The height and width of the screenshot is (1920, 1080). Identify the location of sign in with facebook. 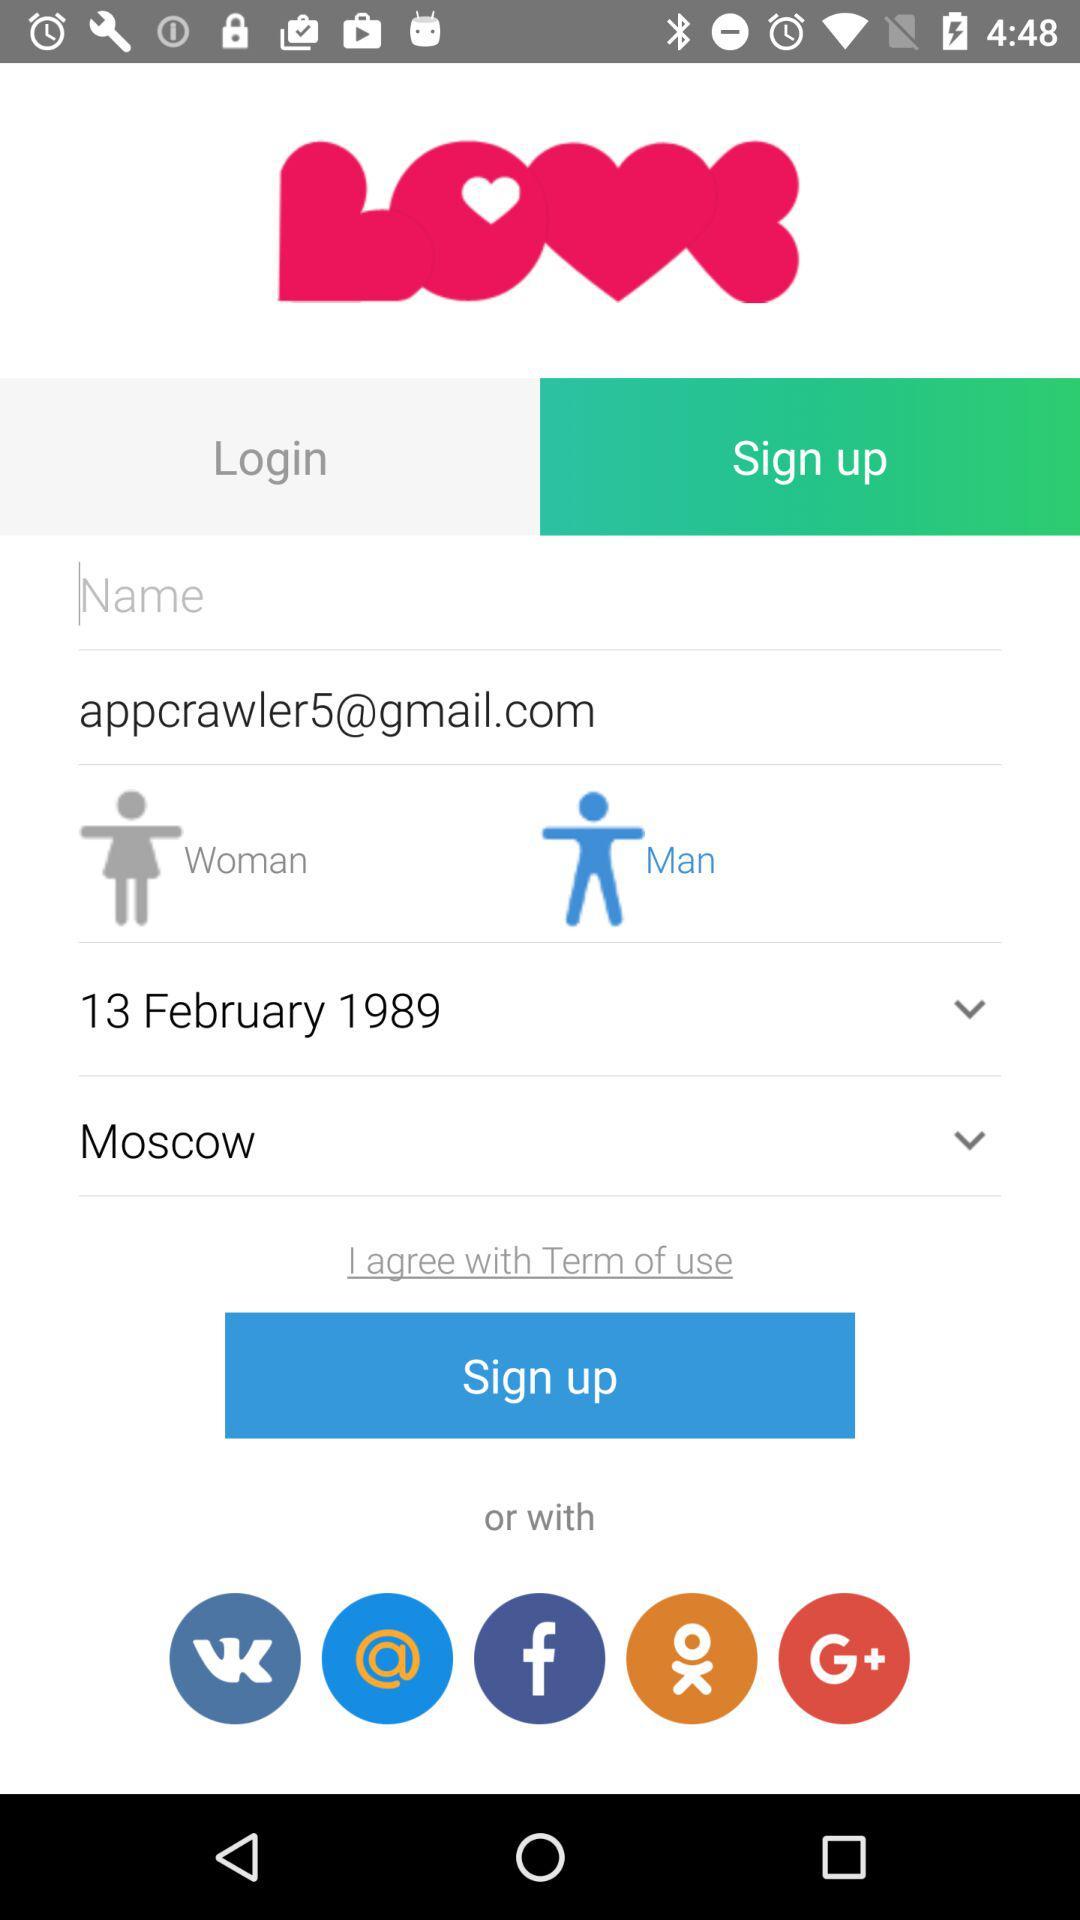
(538, 1658).